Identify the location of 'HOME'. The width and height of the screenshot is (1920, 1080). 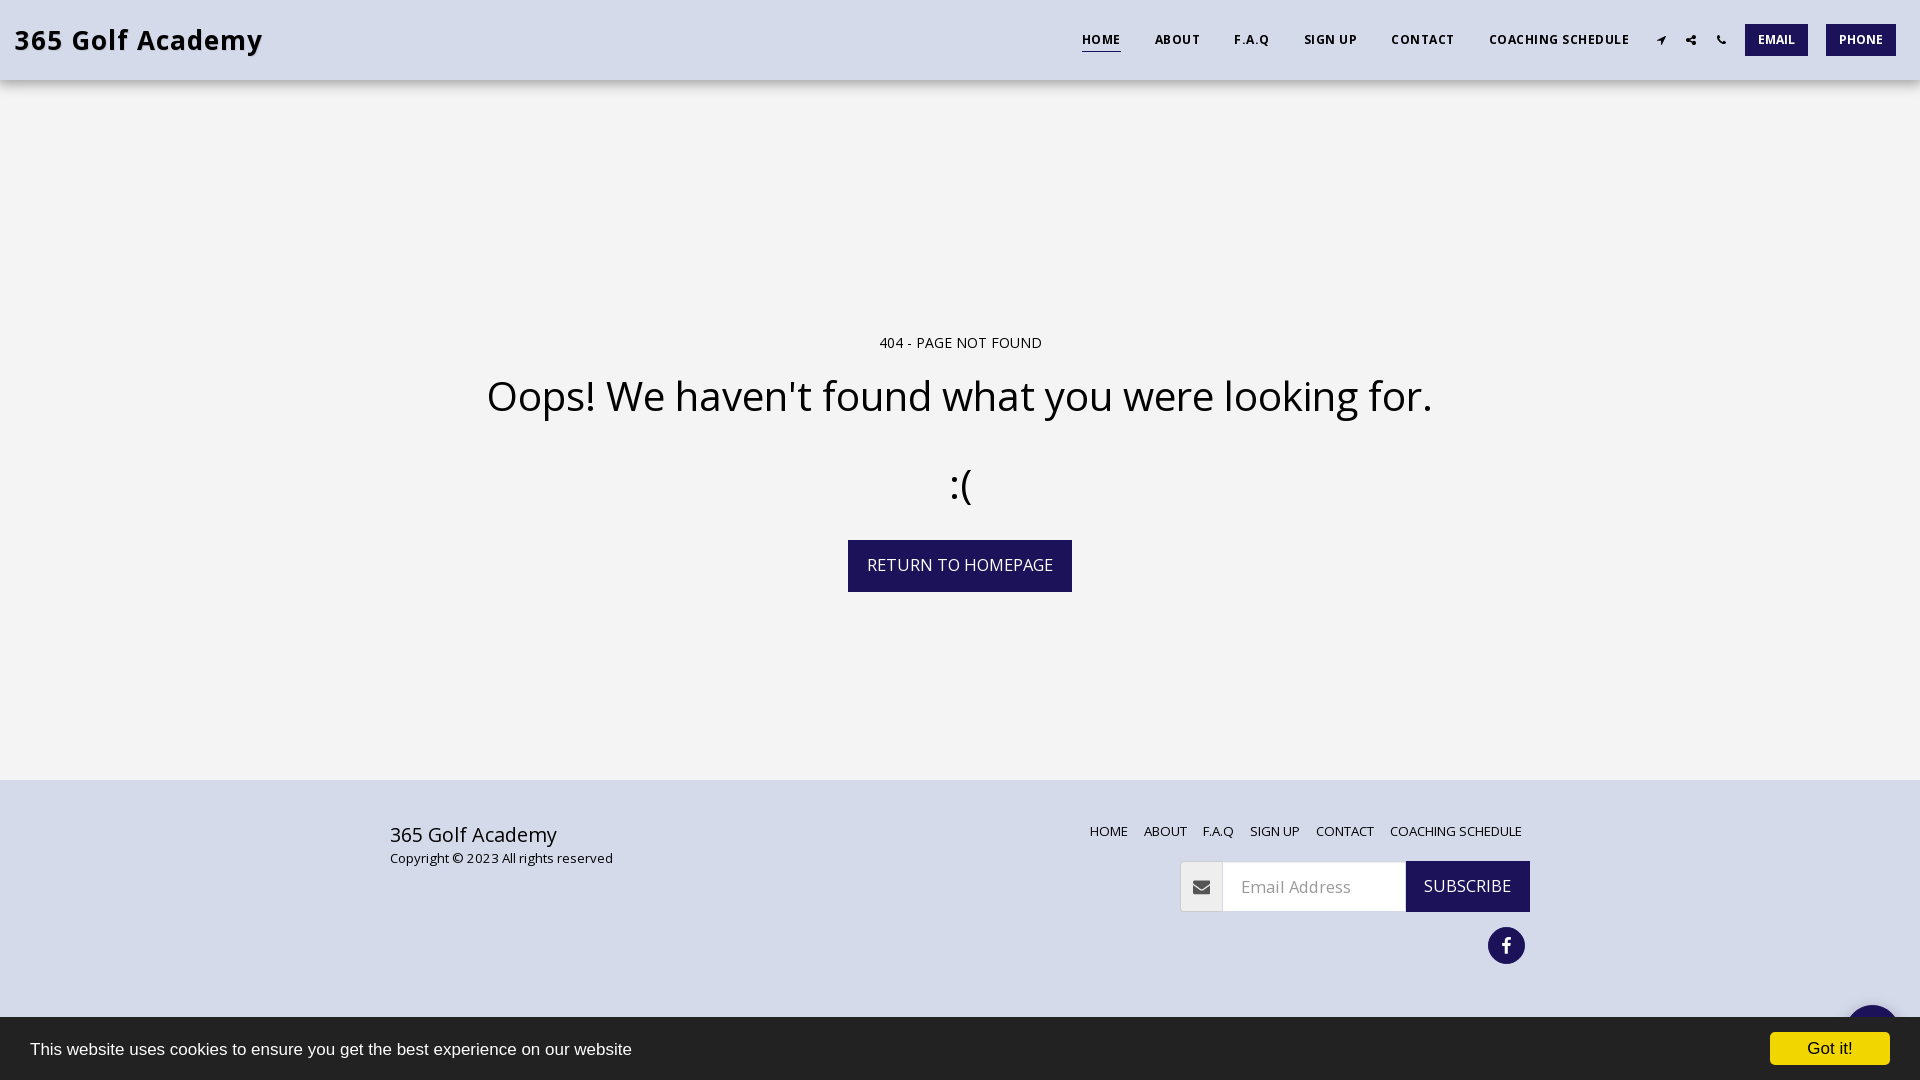
(1088, 830).